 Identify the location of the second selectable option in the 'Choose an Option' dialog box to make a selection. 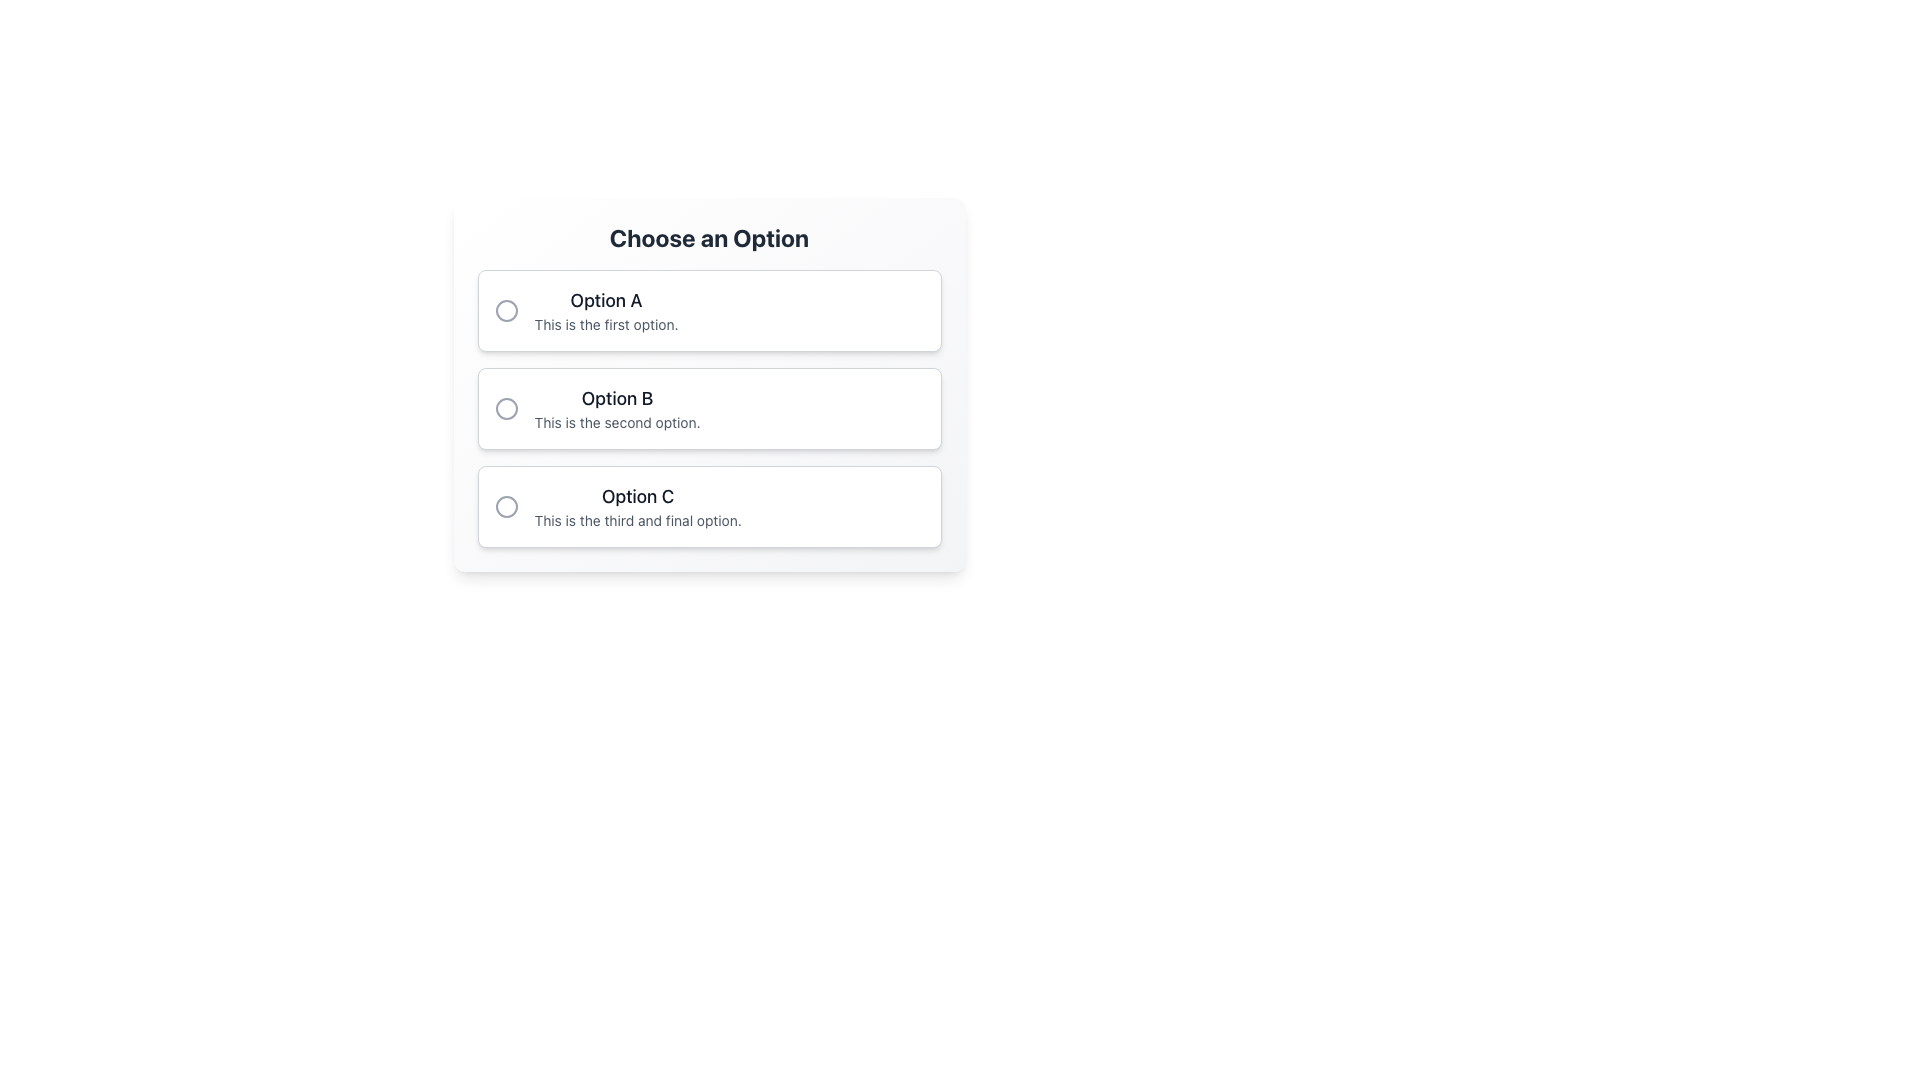
(709, 385).